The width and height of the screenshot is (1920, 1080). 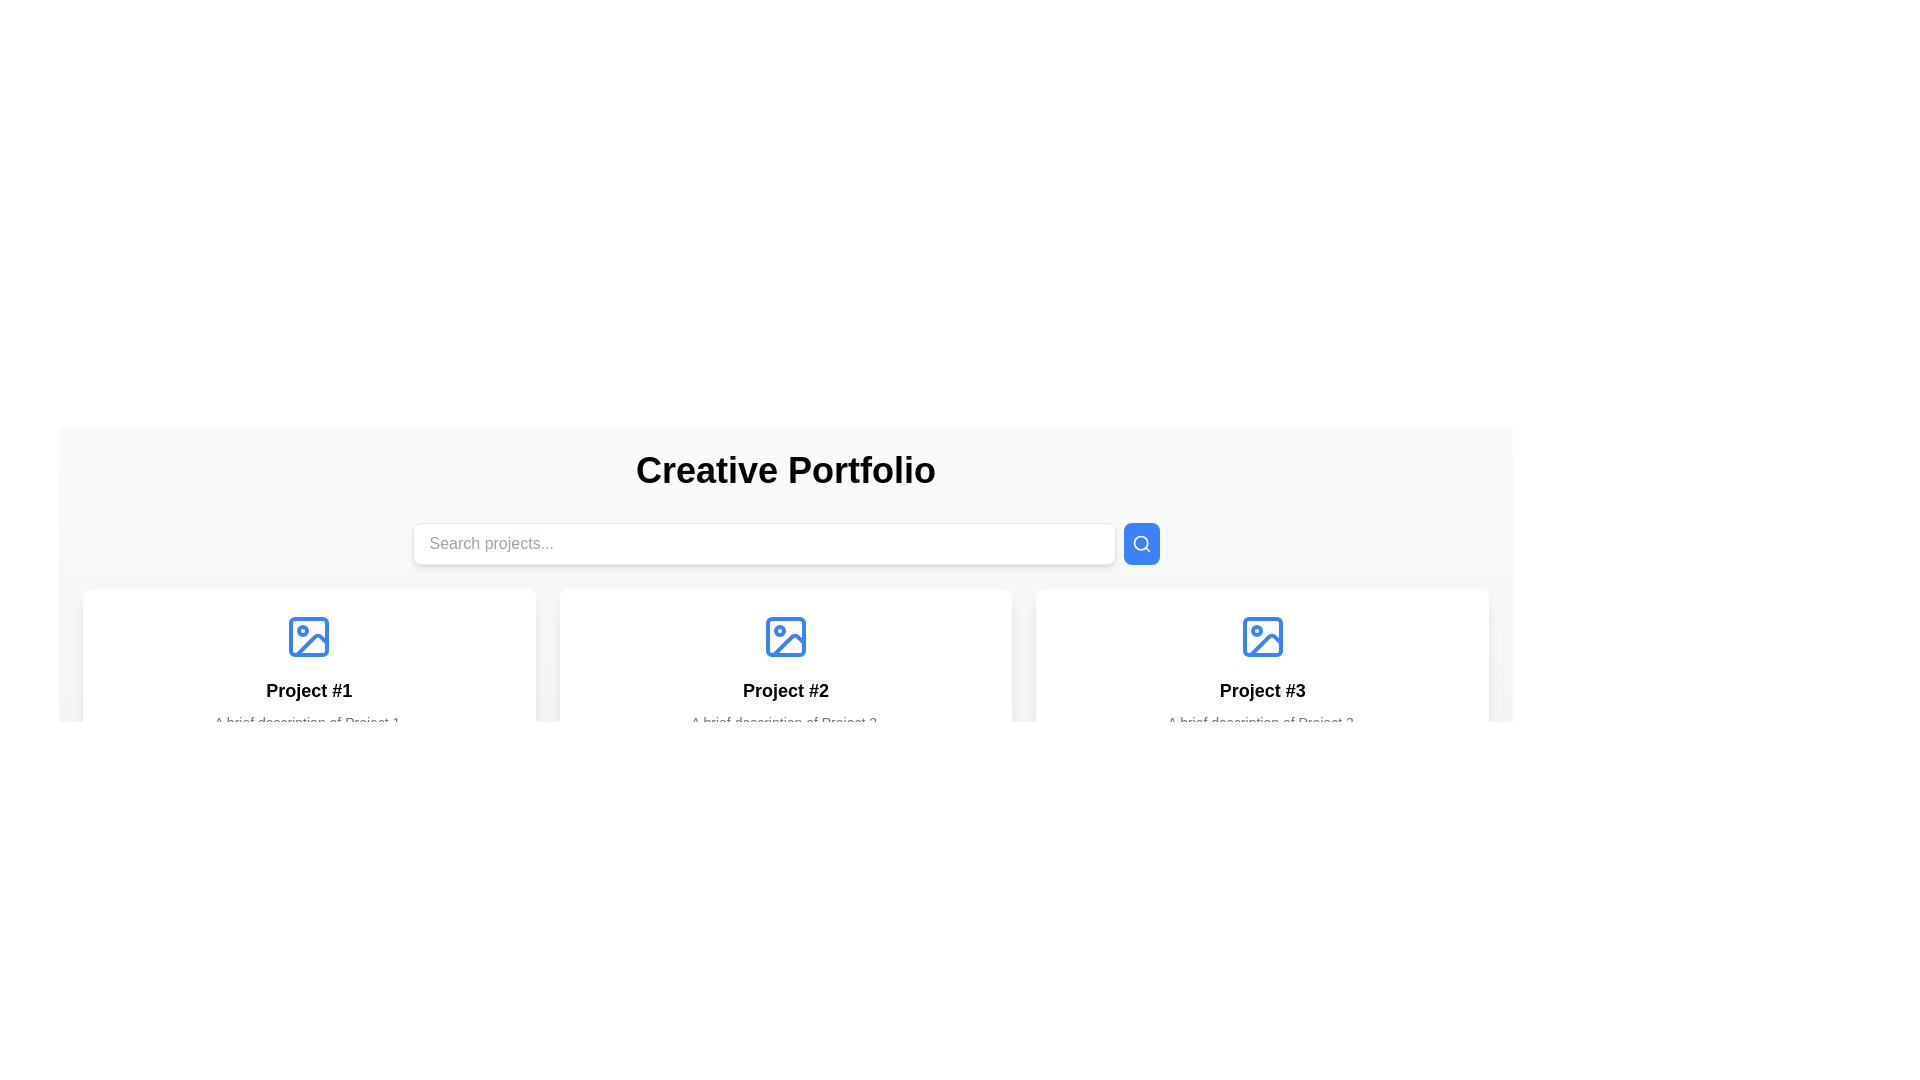 What do you see at coordinates (1261, 636) in the screenshot?
I see `the SVG icon at the top-center of the third project's card` at bounding box center [1261, 636].